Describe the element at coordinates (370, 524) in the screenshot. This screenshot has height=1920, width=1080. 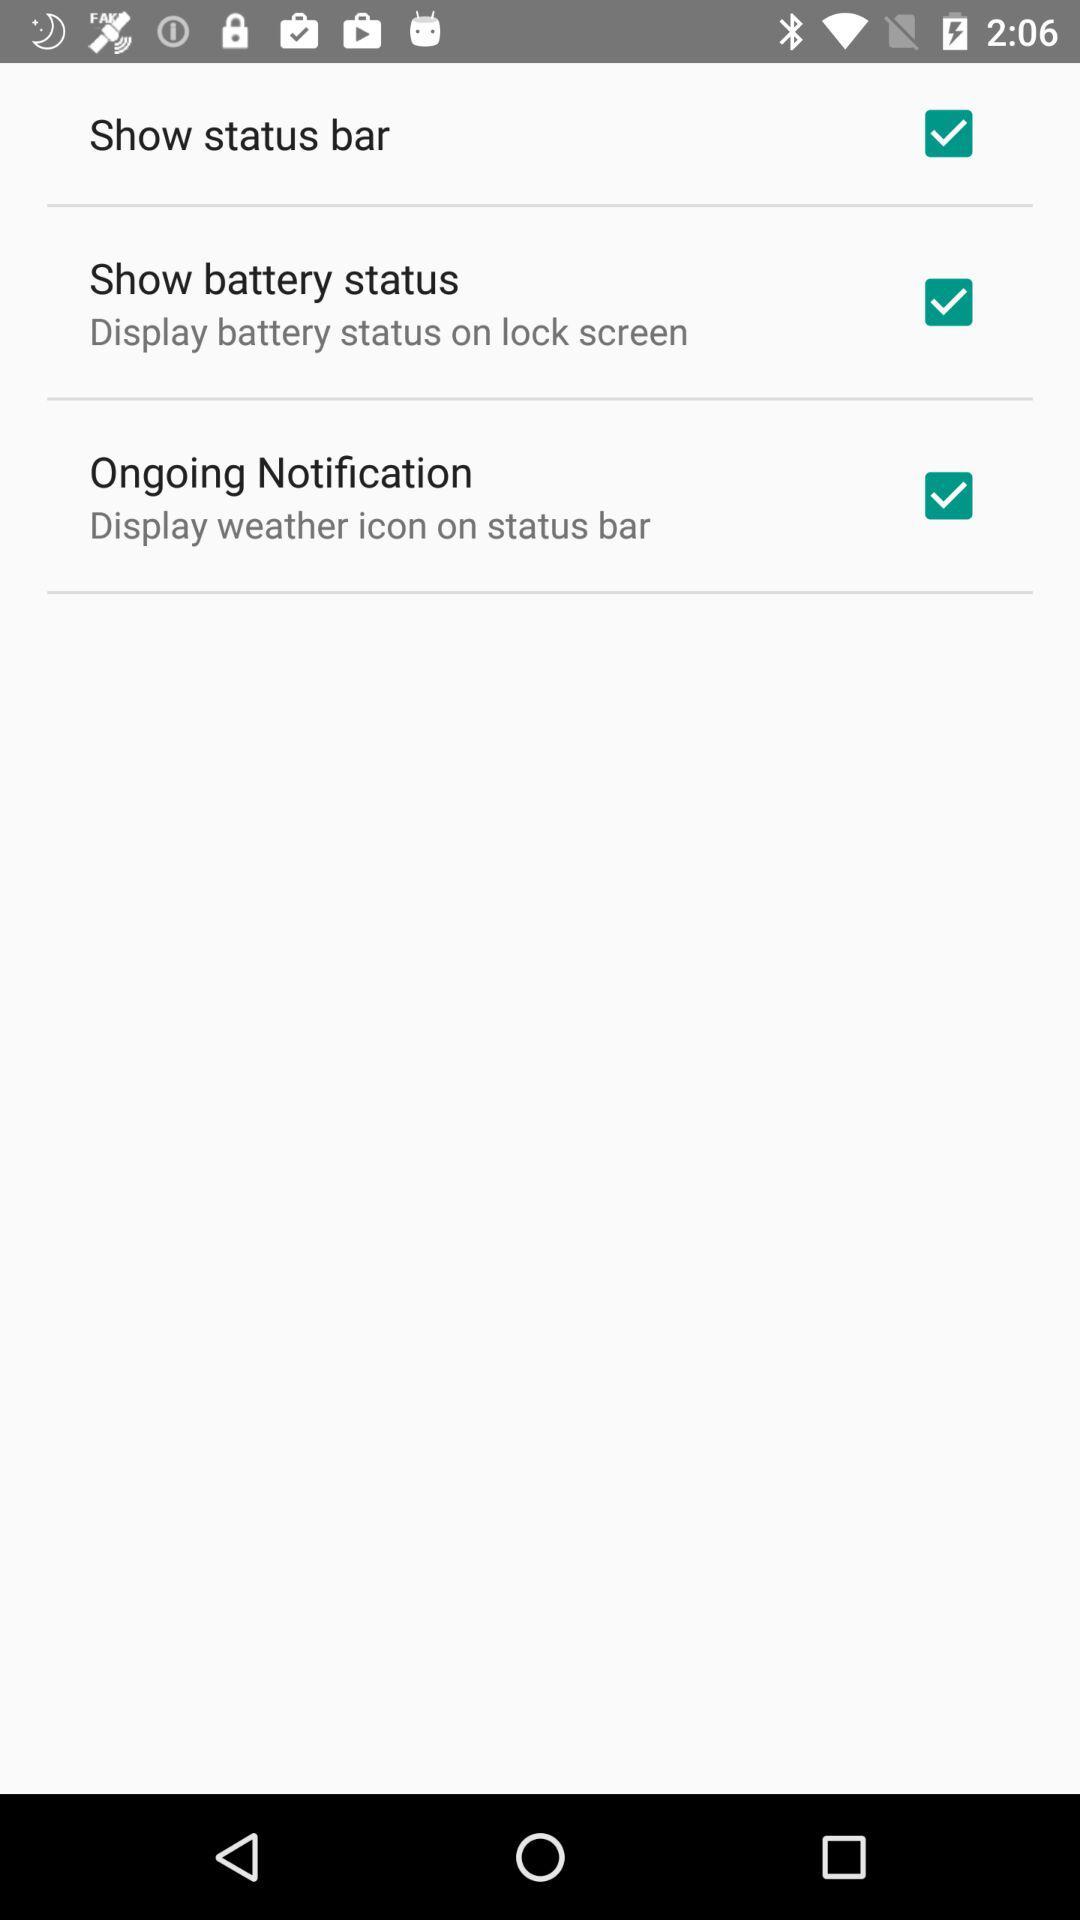
I see `display weather icon` at that location.